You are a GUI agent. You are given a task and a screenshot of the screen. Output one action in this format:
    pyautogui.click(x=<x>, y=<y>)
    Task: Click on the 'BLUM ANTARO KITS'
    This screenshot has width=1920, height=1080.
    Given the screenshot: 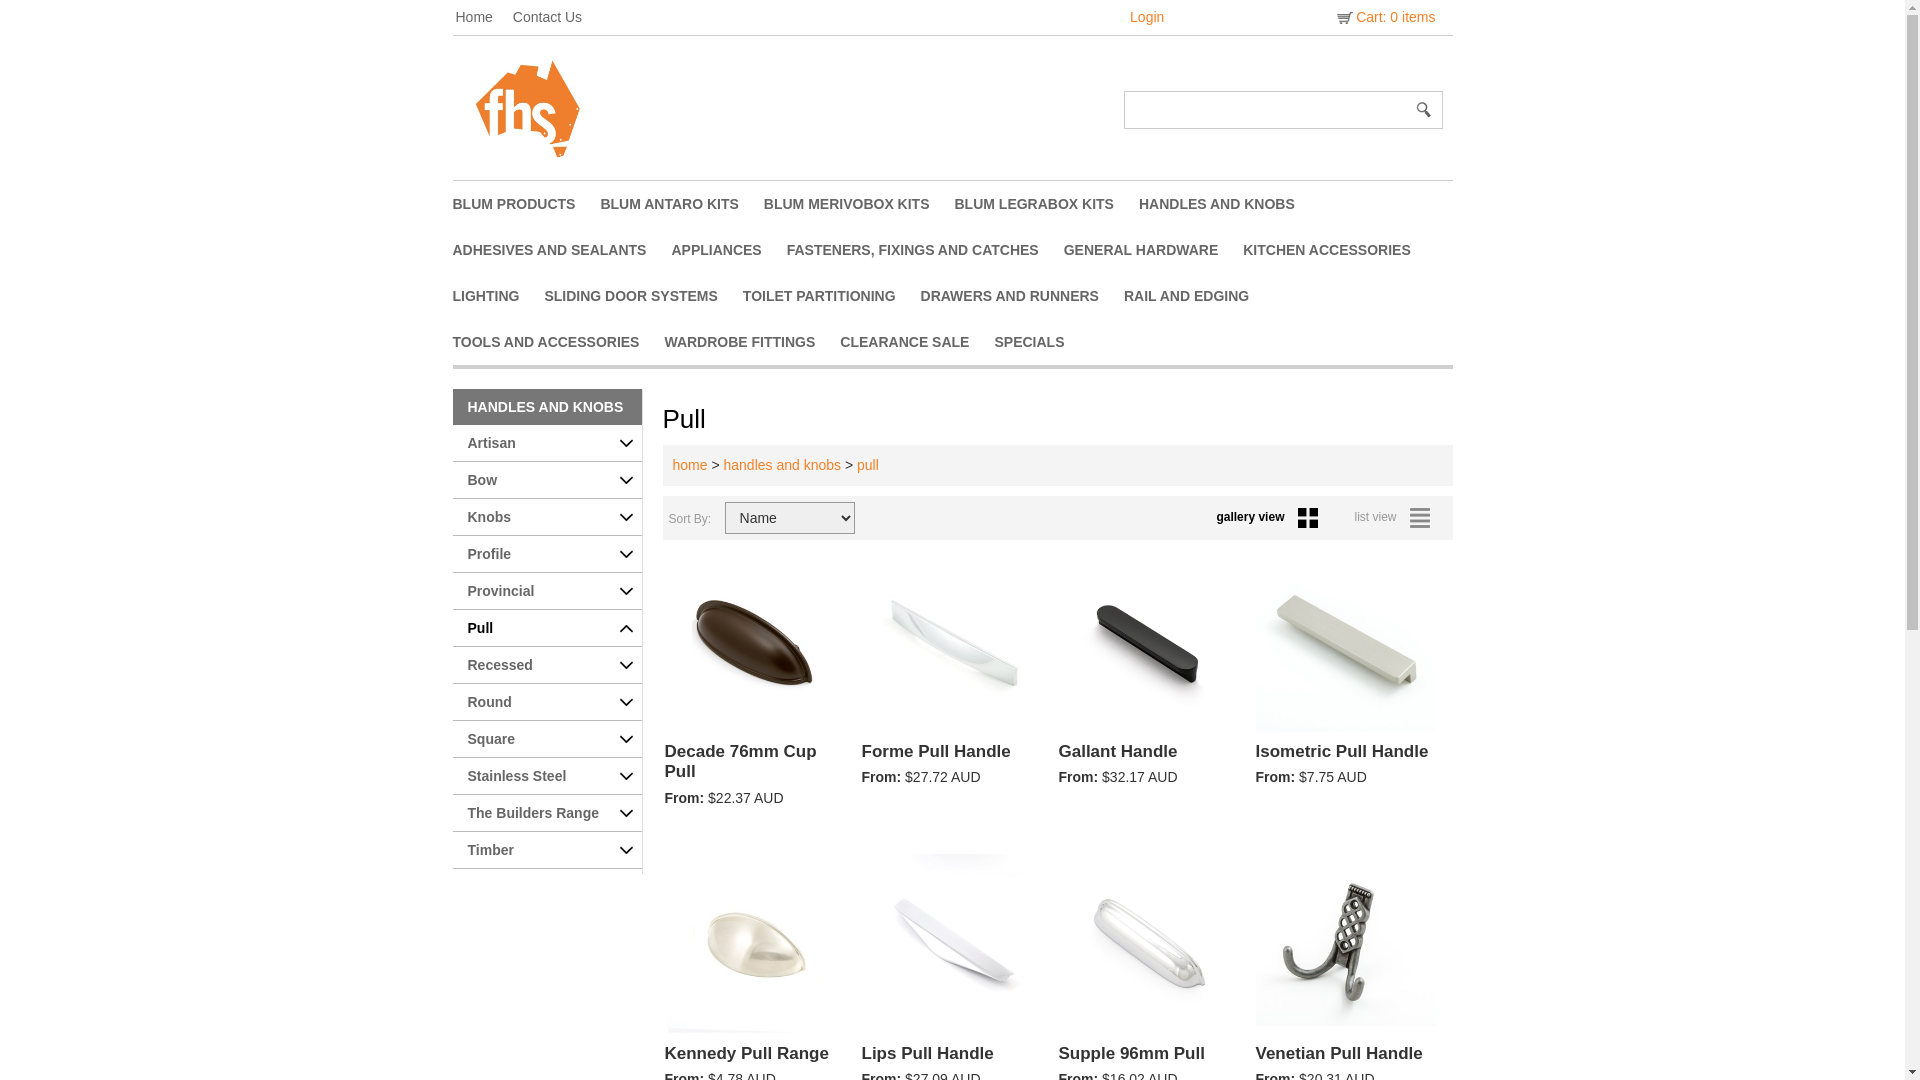 What is the action you would take?
    pyautogui.click(x=599, y=204)
    